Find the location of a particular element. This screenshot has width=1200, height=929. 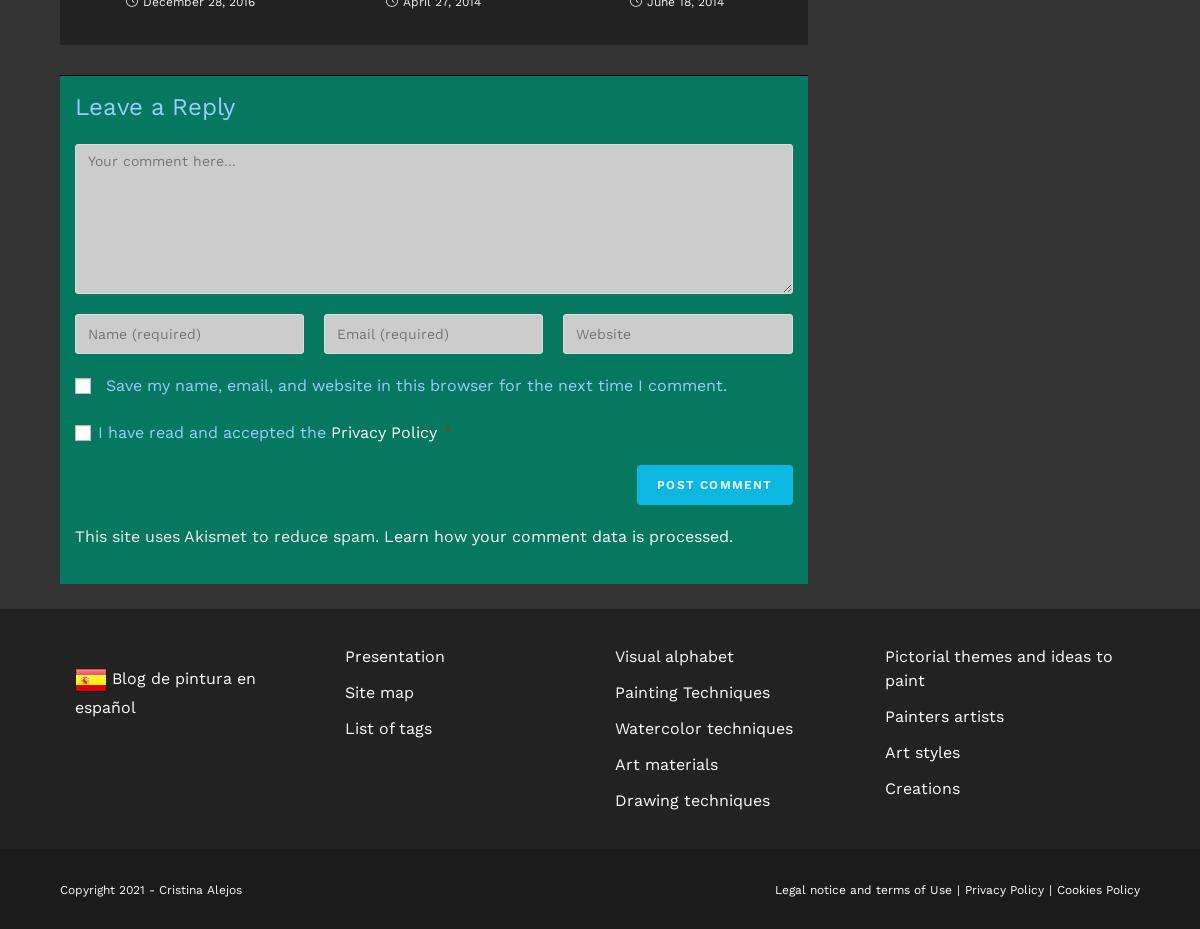

'Leave a Reply' is located at coordinates (154, 105).